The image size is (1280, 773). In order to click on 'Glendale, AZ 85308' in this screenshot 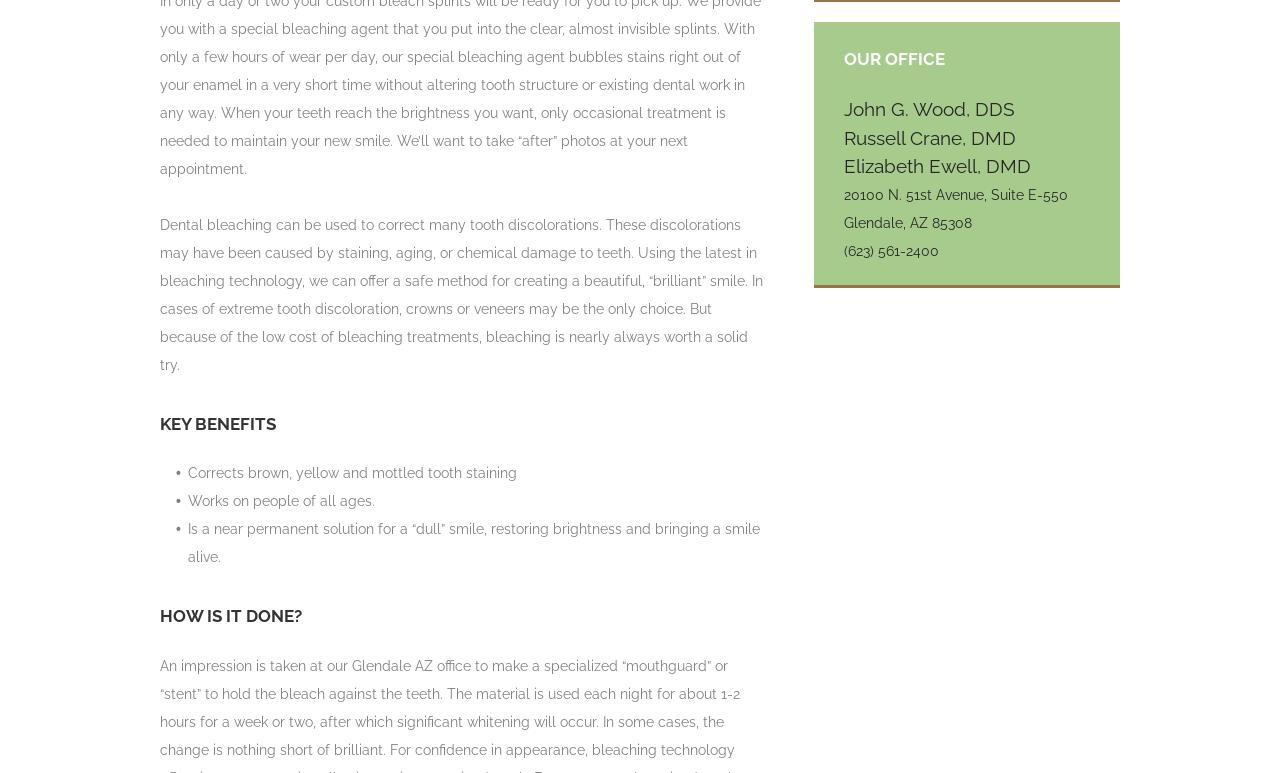, I will do `click(907, 222)`.